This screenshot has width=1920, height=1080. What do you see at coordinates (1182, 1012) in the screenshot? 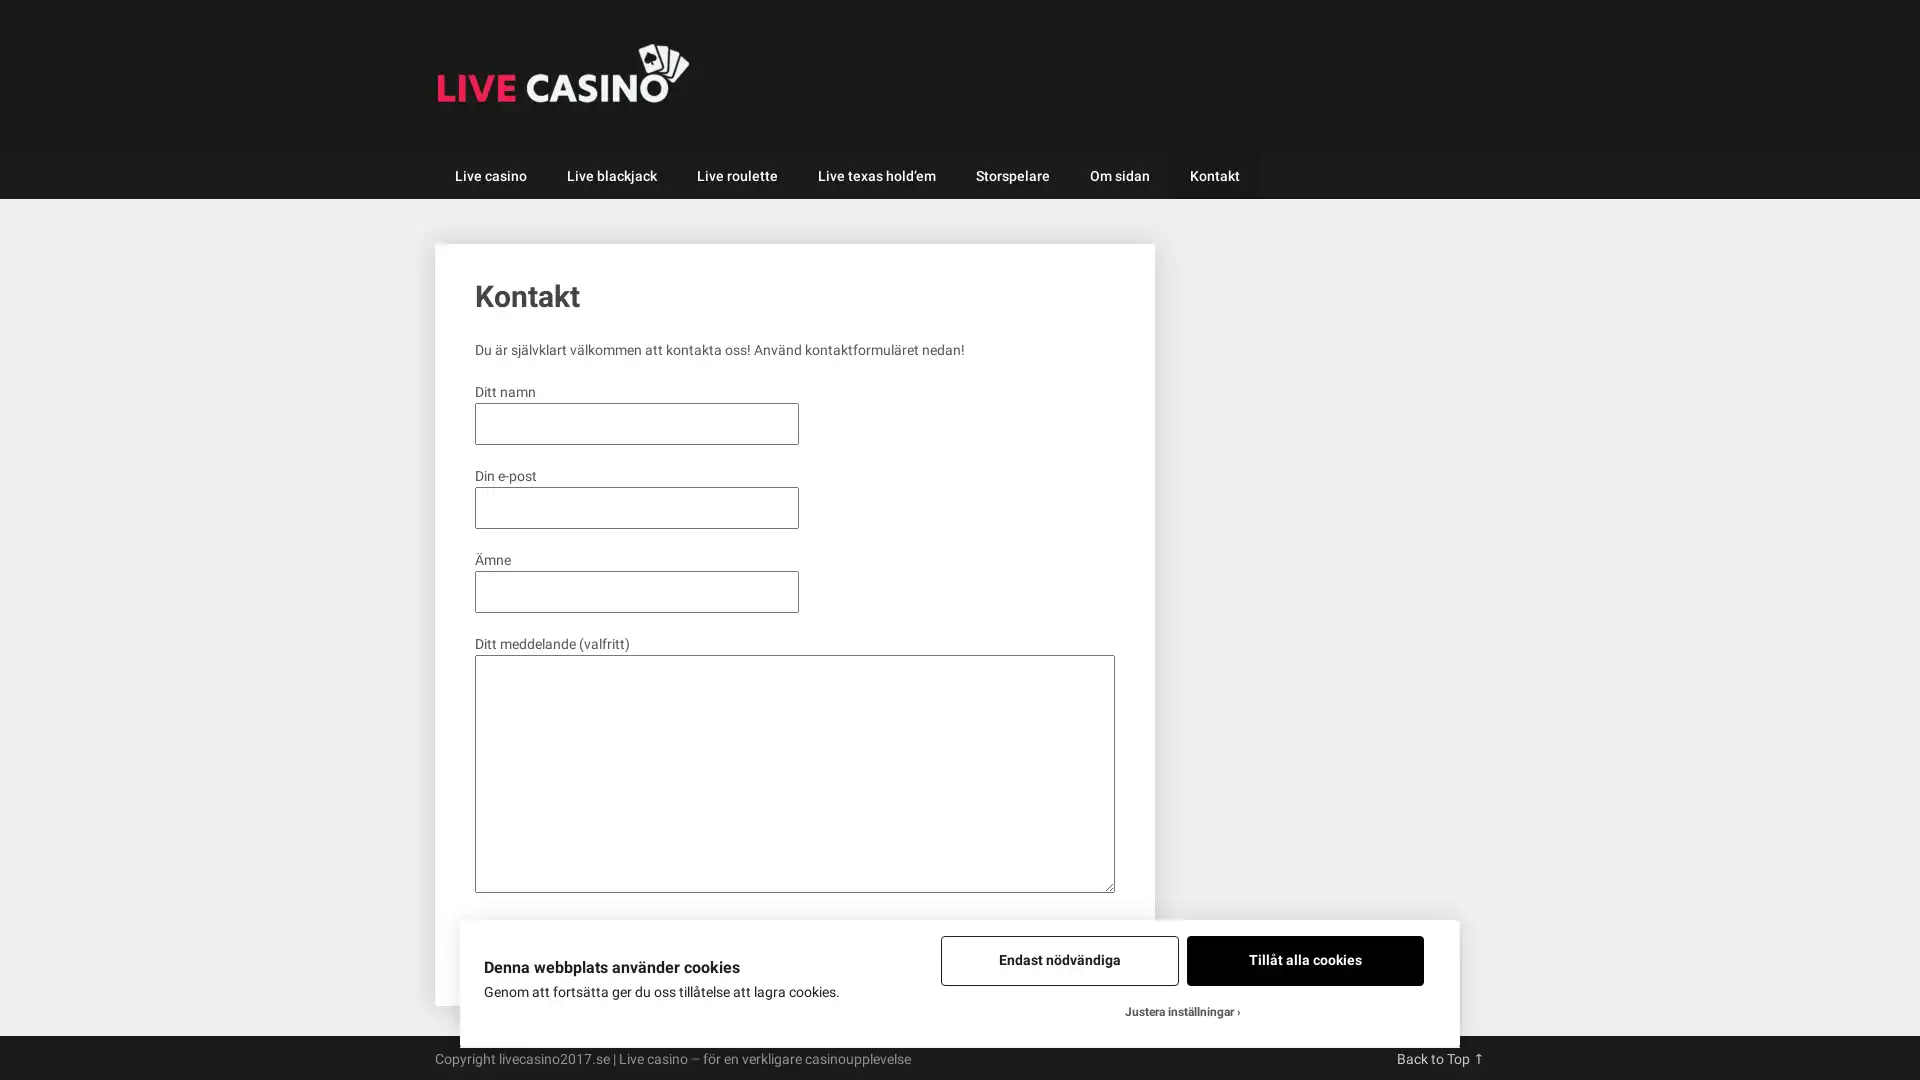
I see `Justera installningar` at bounding box center [1182, 1012].